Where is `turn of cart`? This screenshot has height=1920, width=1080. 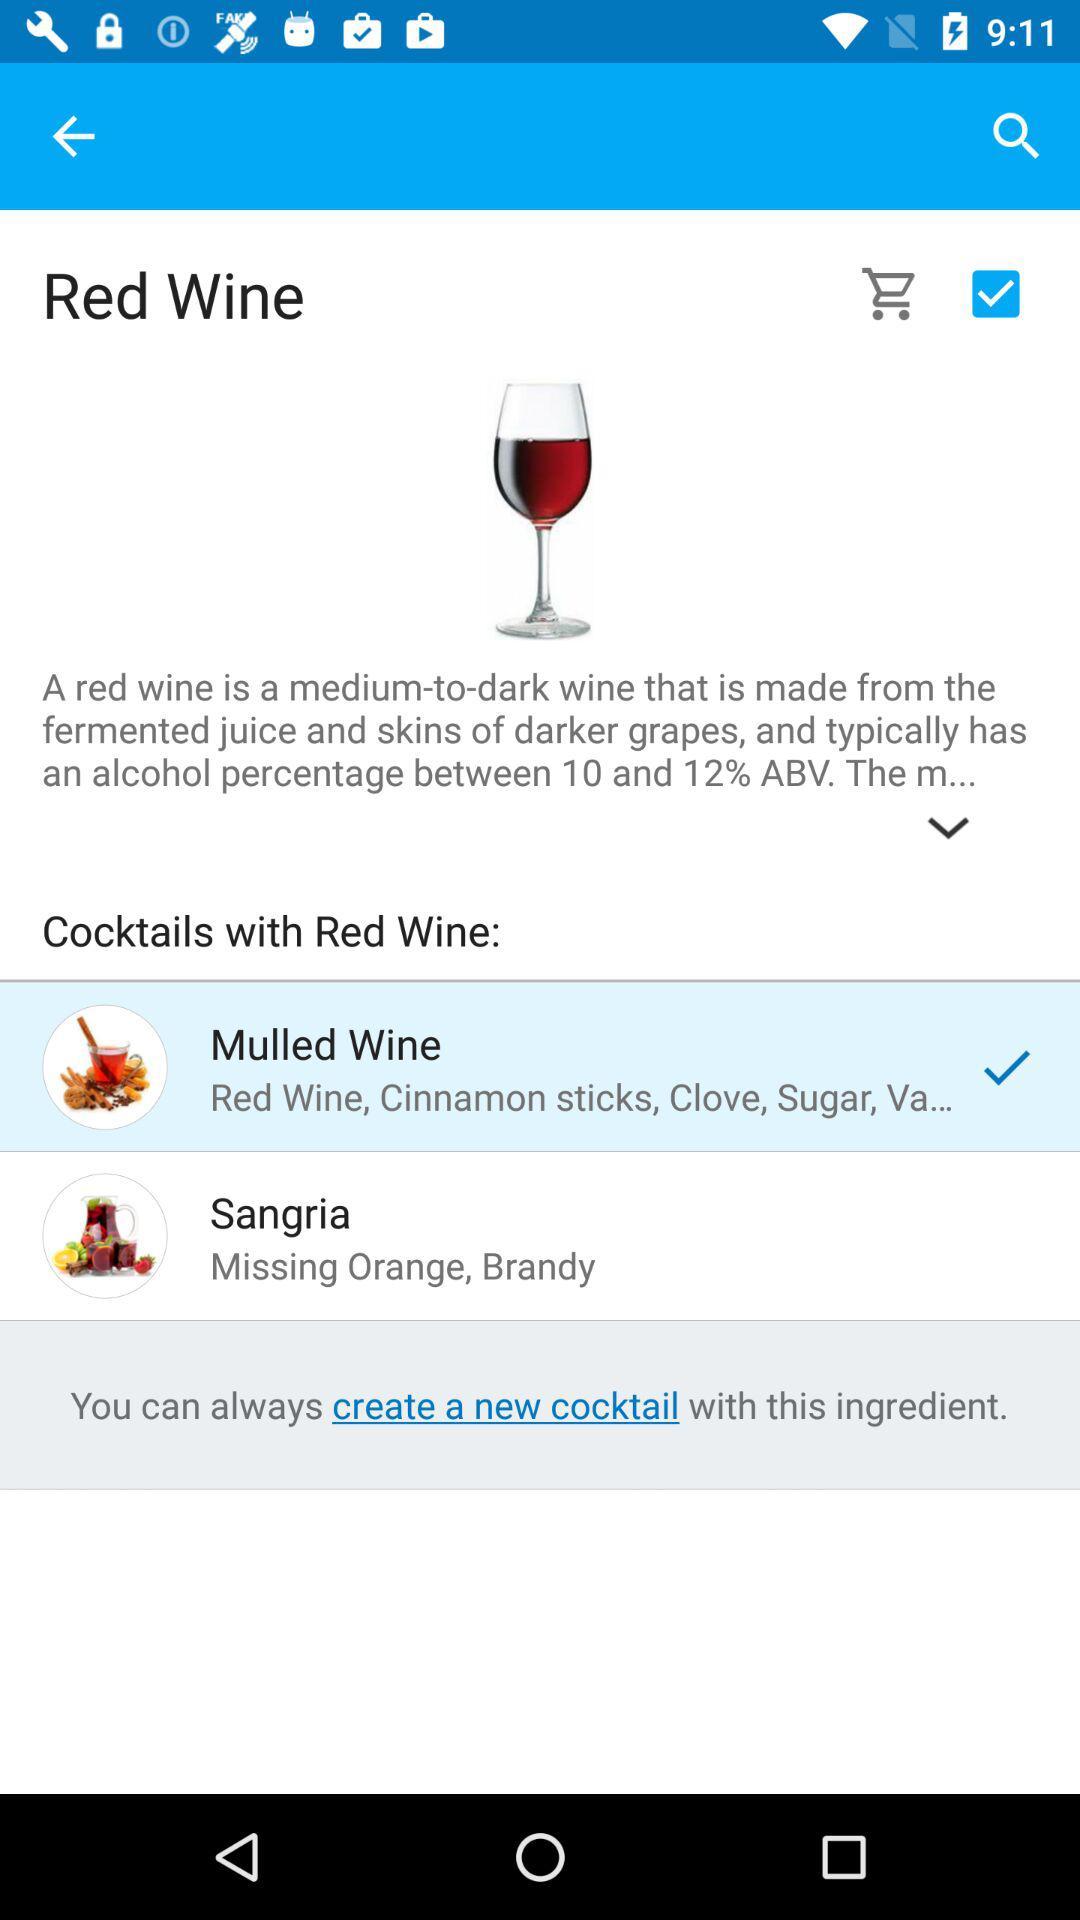 turn of cart is located at coordinates (995, 292).